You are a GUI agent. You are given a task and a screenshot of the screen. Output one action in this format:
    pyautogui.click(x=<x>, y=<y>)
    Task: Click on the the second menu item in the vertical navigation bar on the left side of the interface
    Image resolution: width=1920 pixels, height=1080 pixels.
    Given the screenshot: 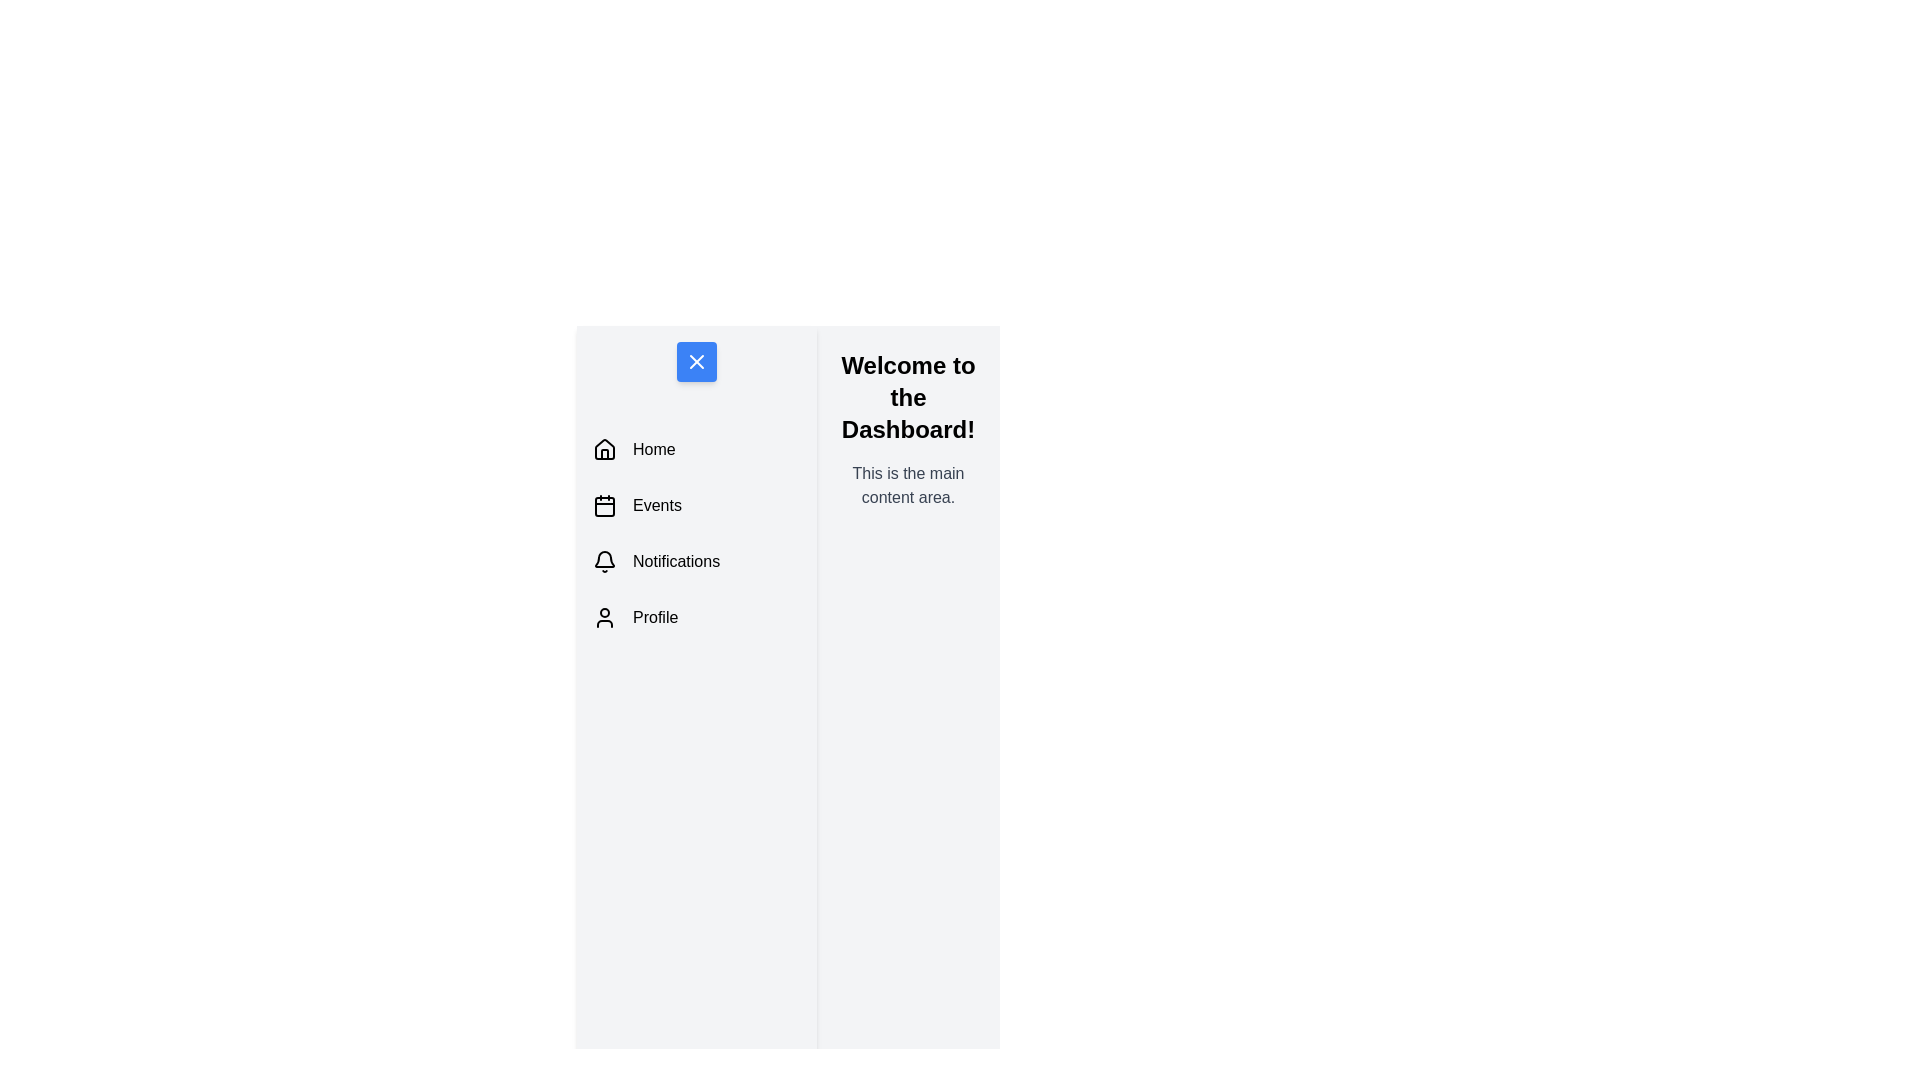 What is the action you would take?
    pyautogui.click(x=696, y=504)
    